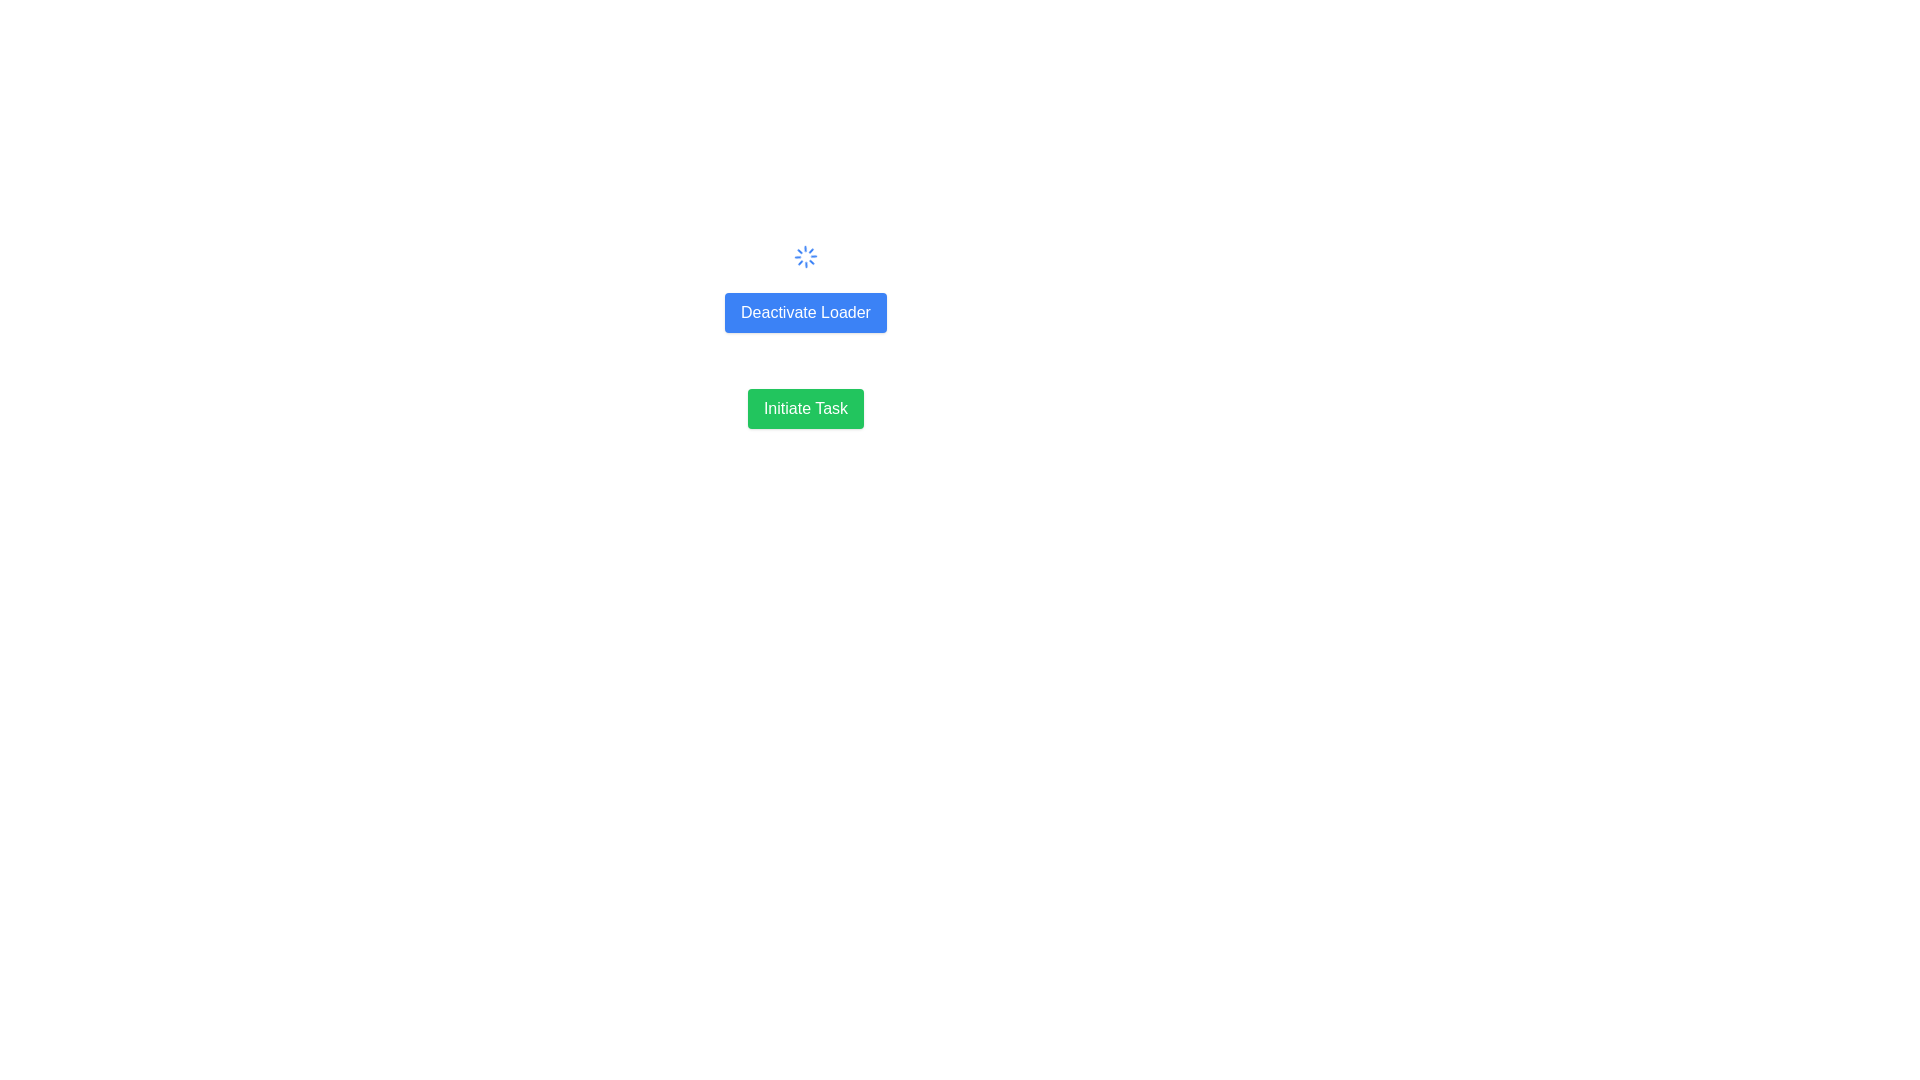 The height and width of the screenshot is (1080, 1920). What do you see at coordinates (806, 312) in the screenshot?
I see `the button located directly below the spinning loader icon` at bounding box center [806, 312].